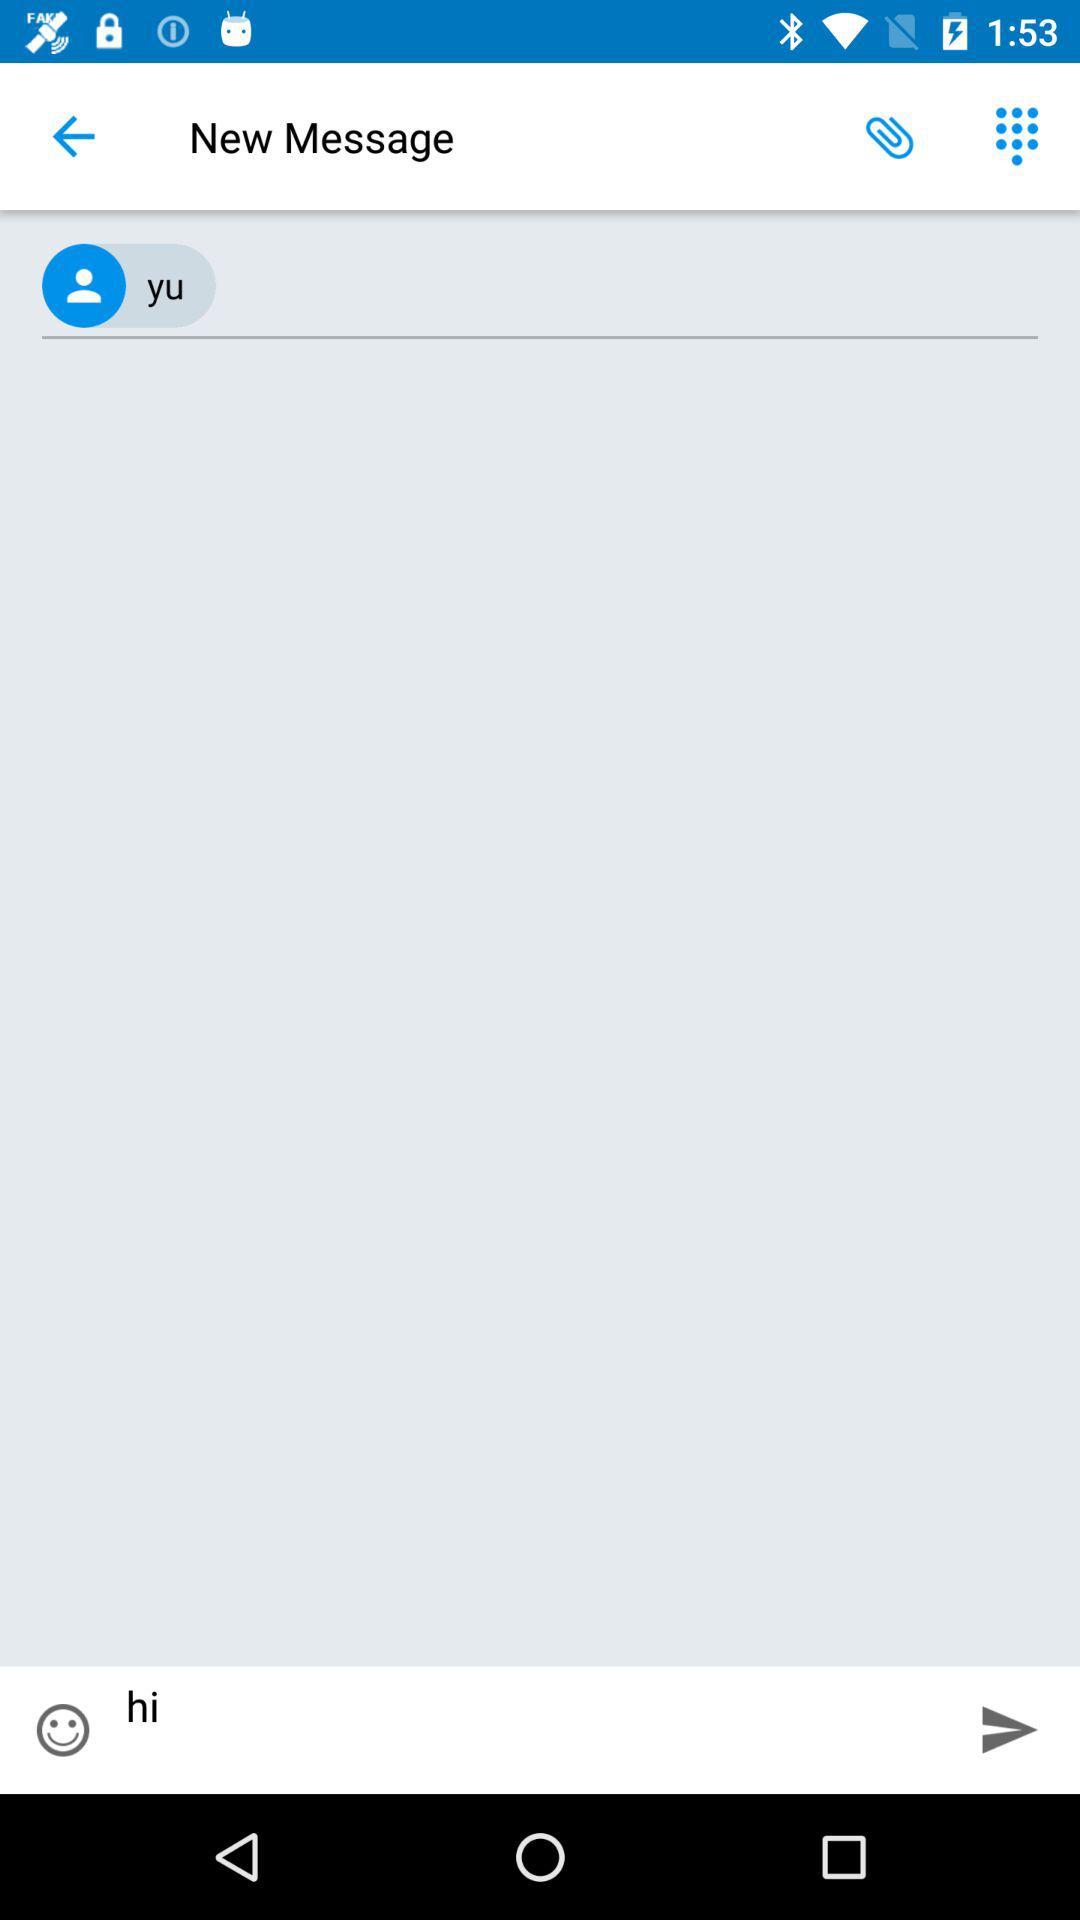 The height and width of the screenshot is (1920, 1080). I want to click on the send icon, so click(1010, 1728).